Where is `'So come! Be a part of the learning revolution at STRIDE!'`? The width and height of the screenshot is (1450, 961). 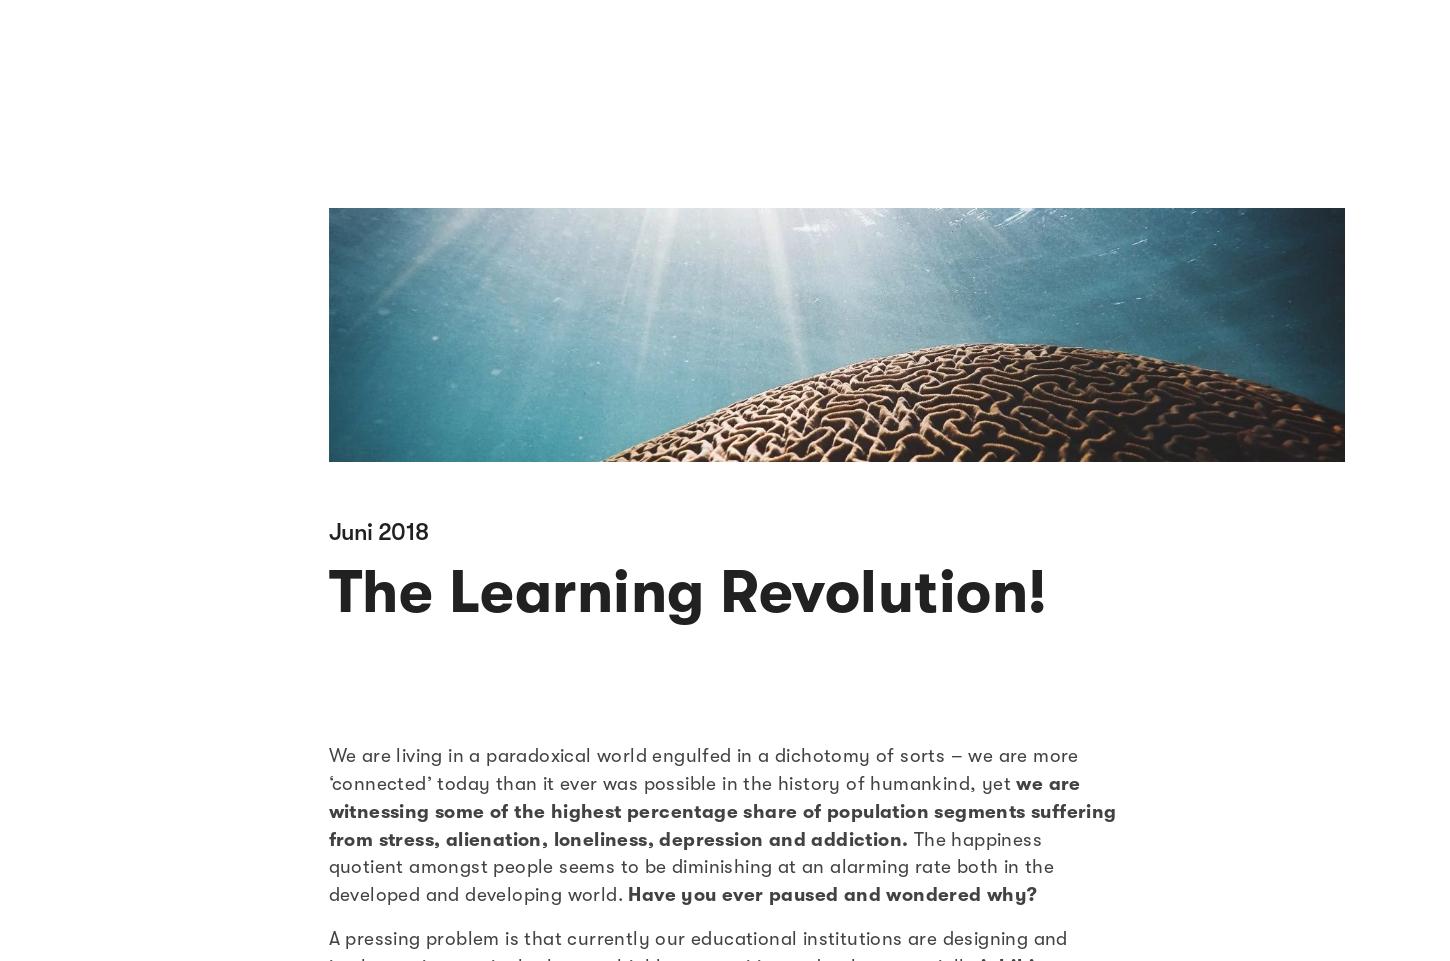
'So come! Be a part of the learning revolution at STRIDE!' is located at coordinates (577, 532).